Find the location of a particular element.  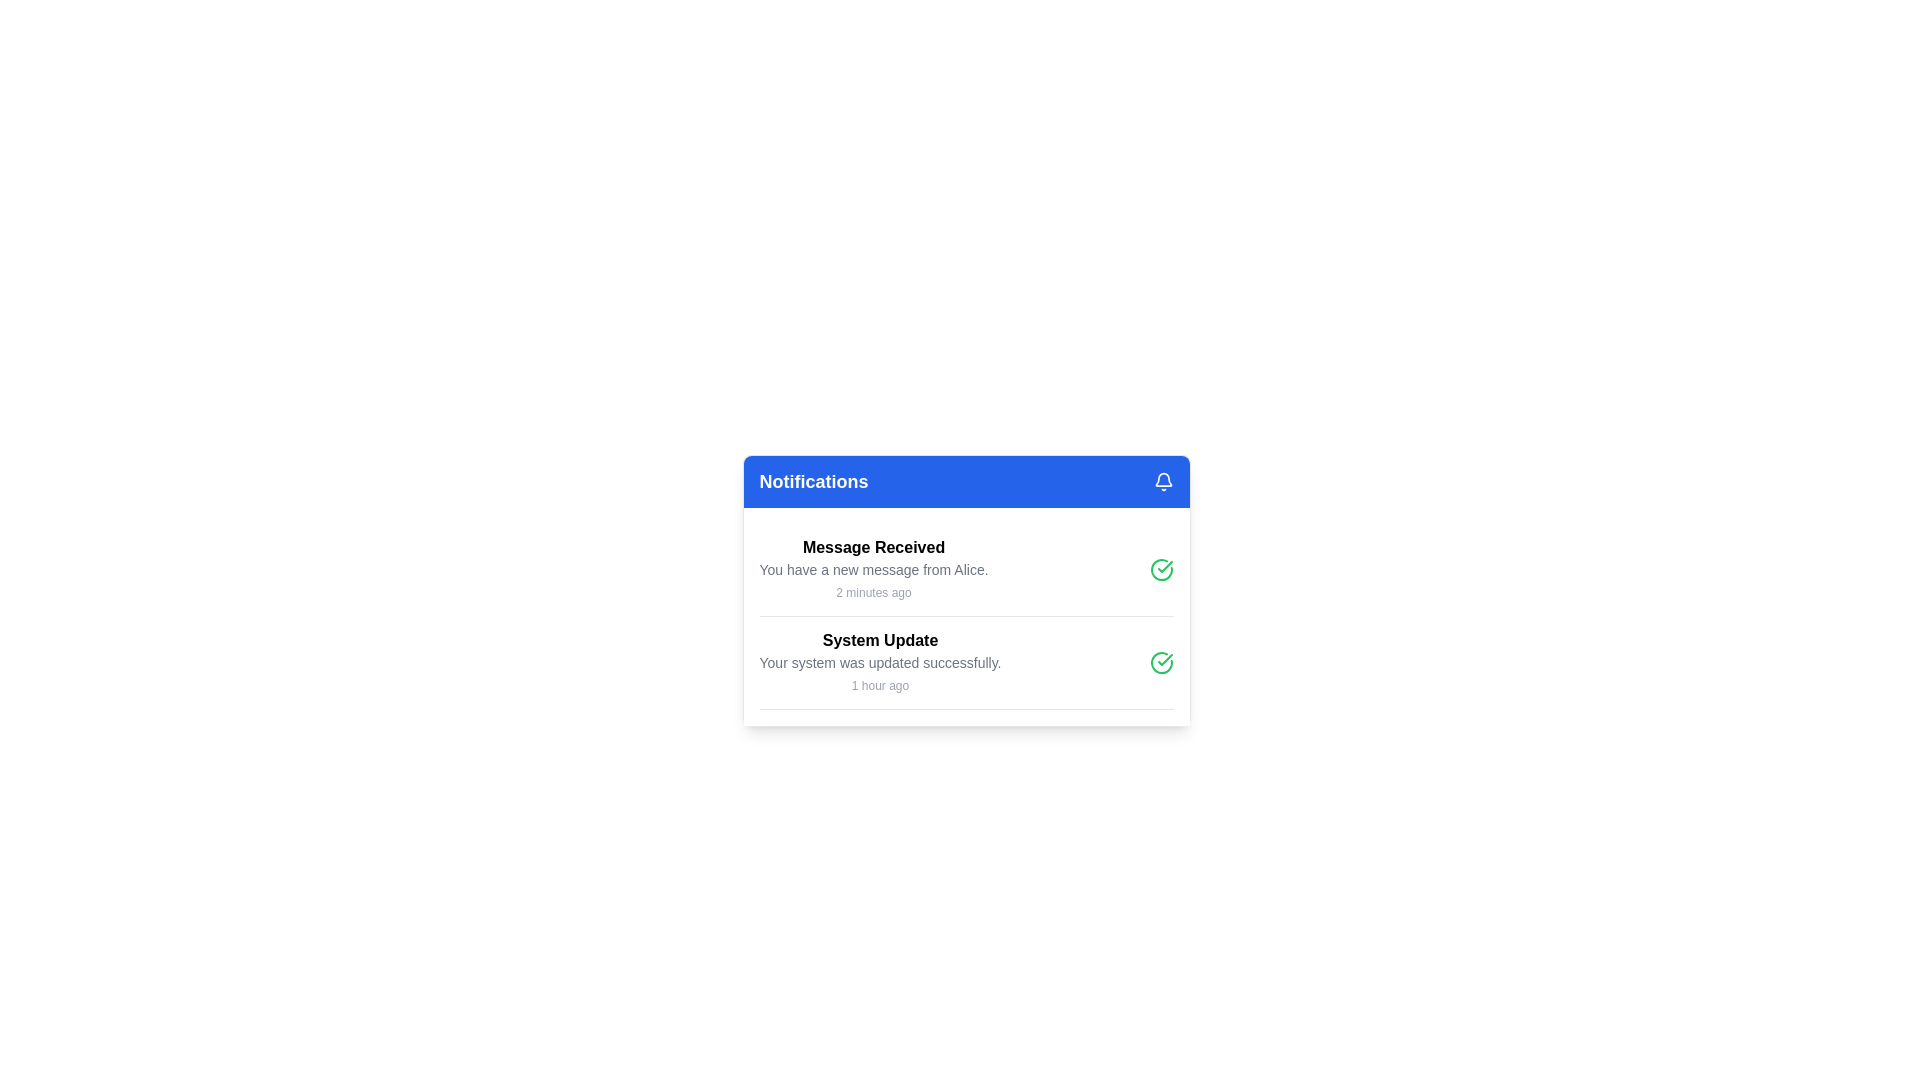

the bolded text segment labeled 'Message Received', which is the title of the first notification in the notification list is located at coordinates (873, 547).